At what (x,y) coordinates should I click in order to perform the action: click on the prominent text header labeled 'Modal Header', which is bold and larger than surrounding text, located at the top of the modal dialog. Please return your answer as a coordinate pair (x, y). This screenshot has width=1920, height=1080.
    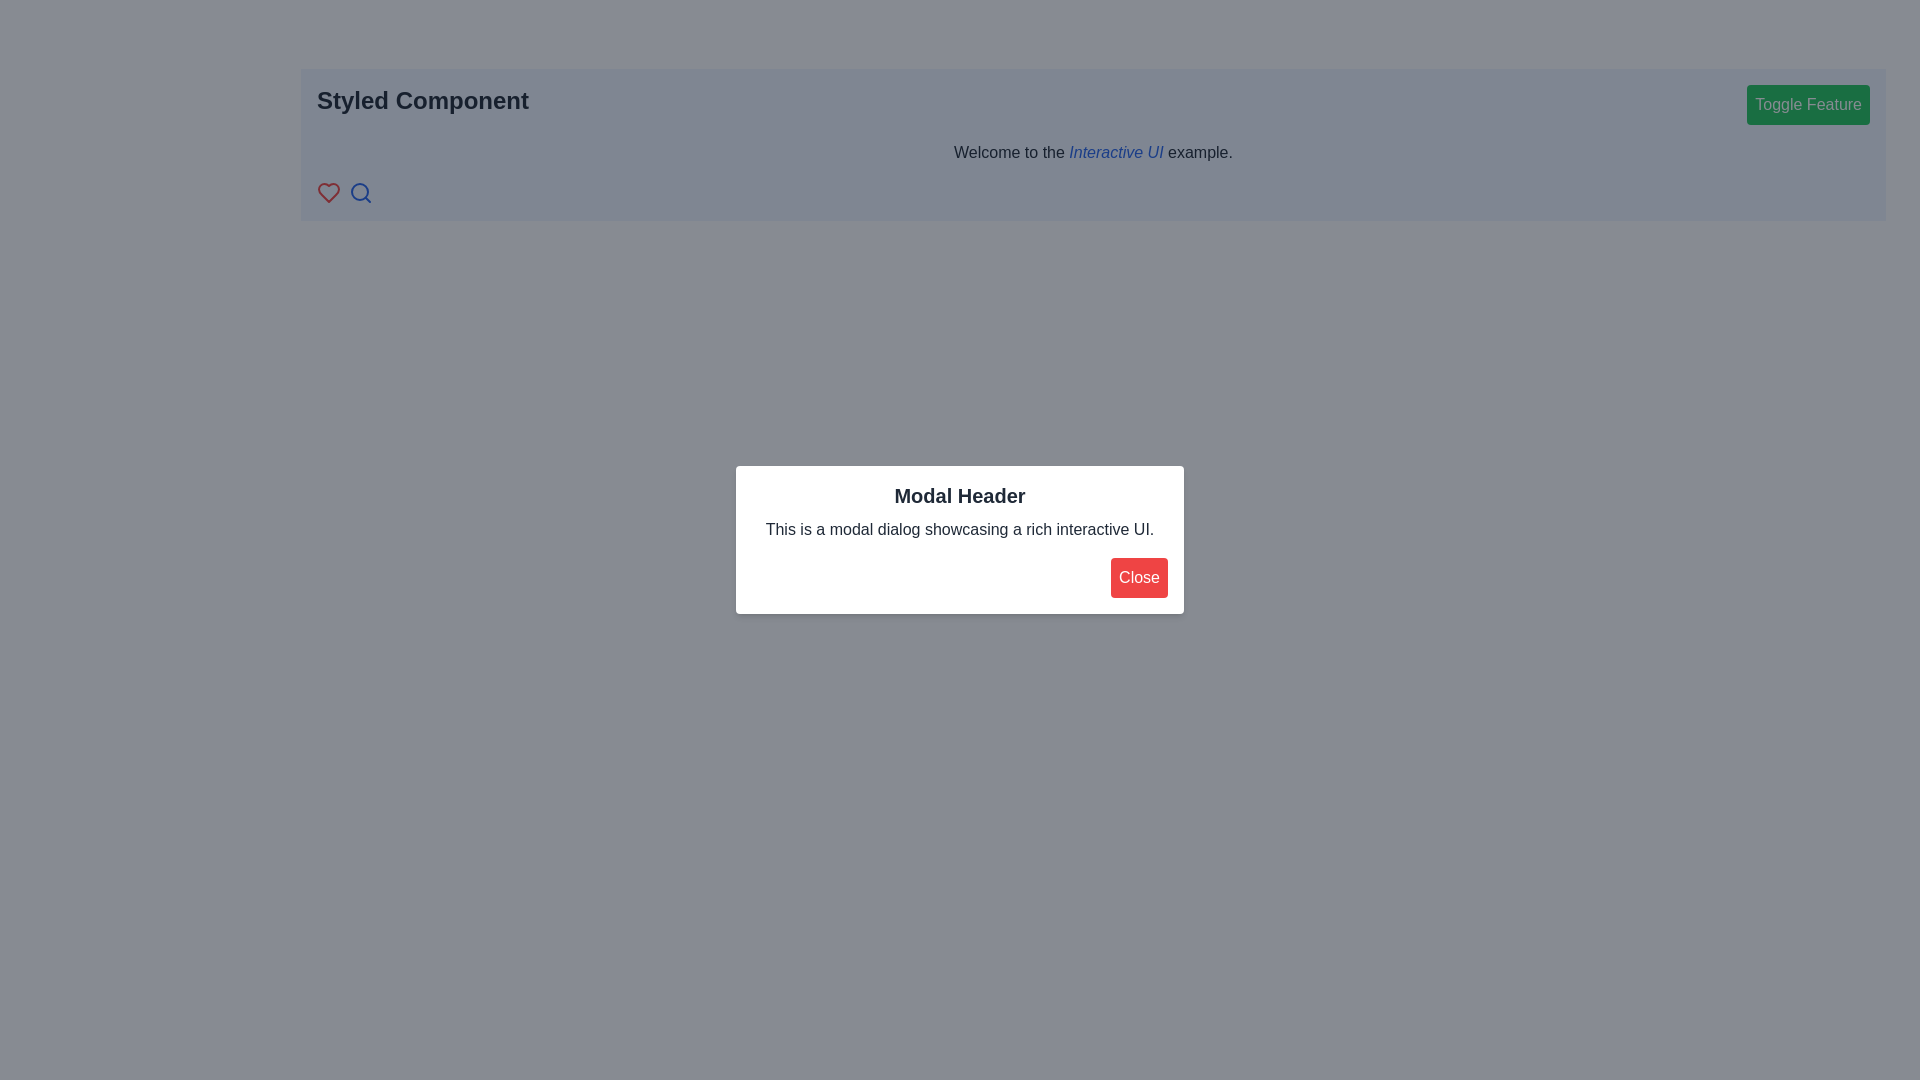
    Looking at the image, I should click on (960, 495).